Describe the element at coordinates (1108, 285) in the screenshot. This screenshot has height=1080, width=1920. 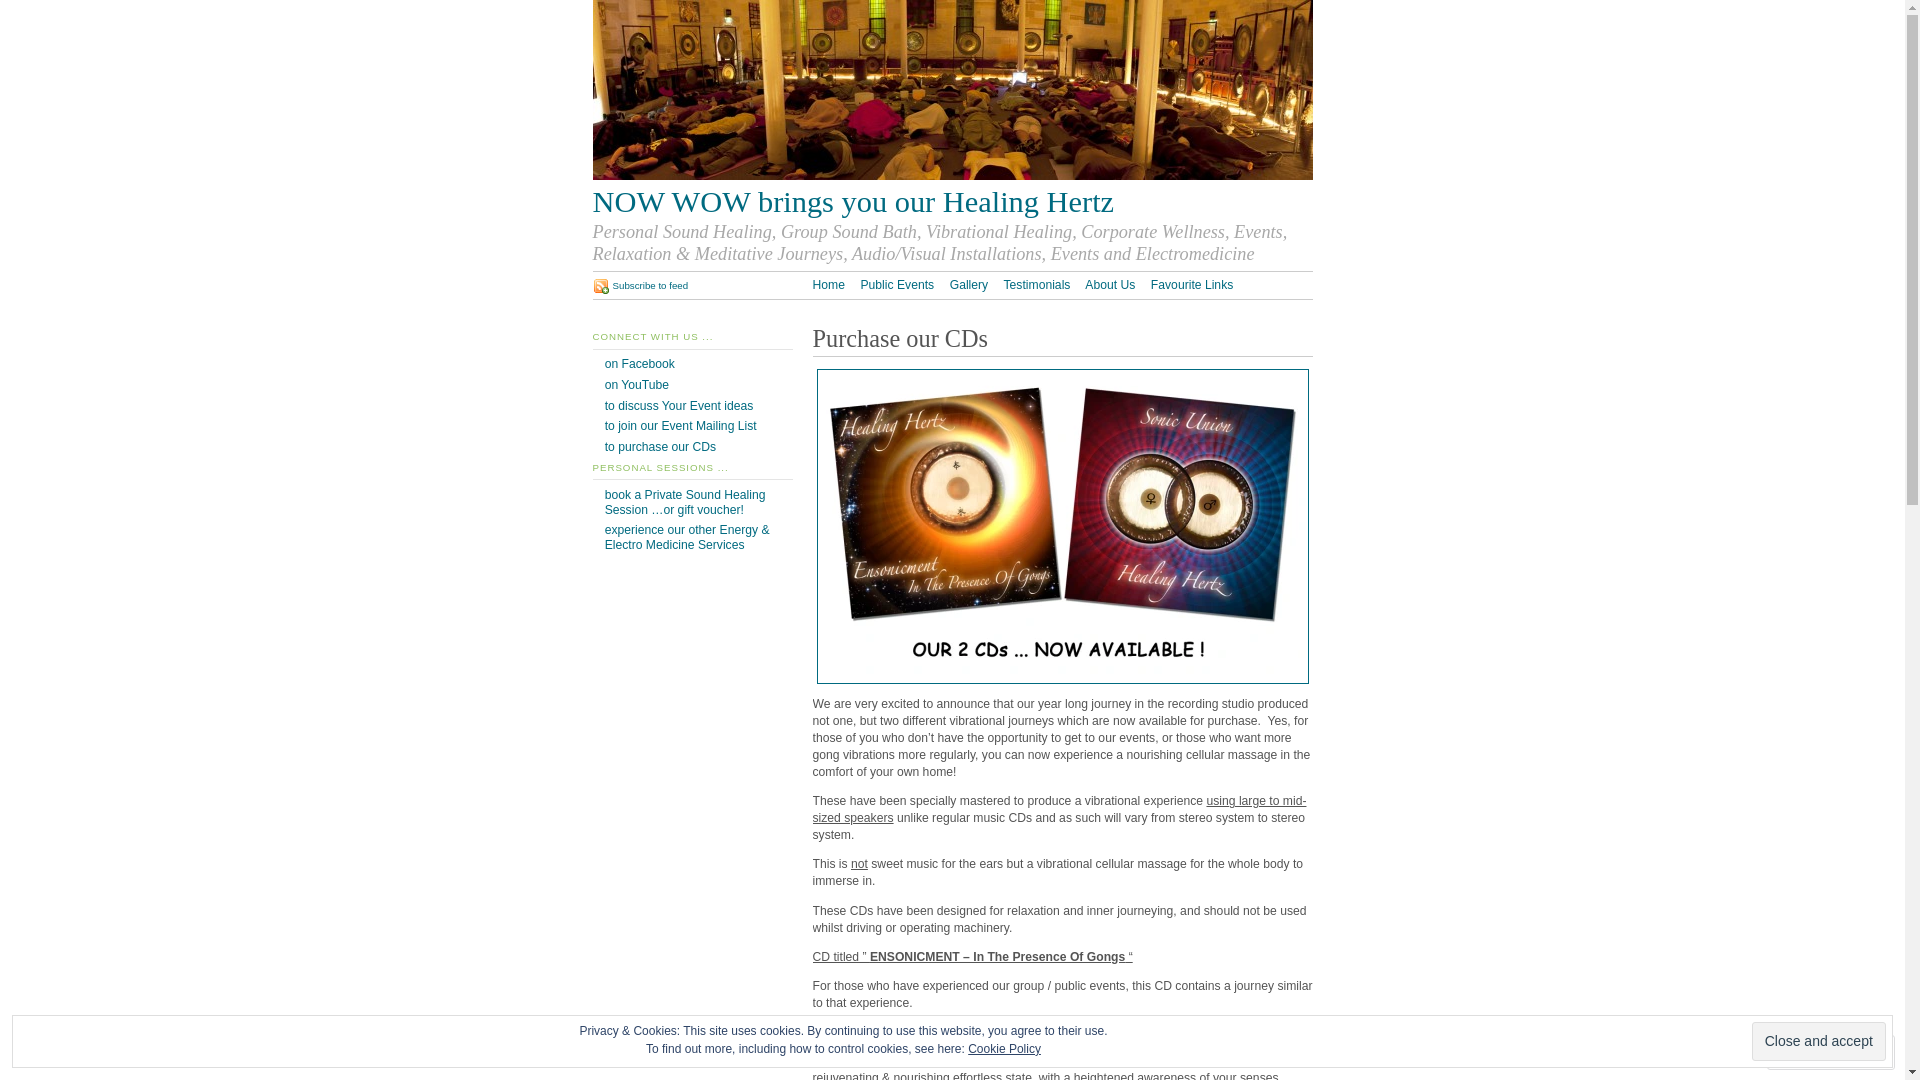
I see `'About Us'` at that location.